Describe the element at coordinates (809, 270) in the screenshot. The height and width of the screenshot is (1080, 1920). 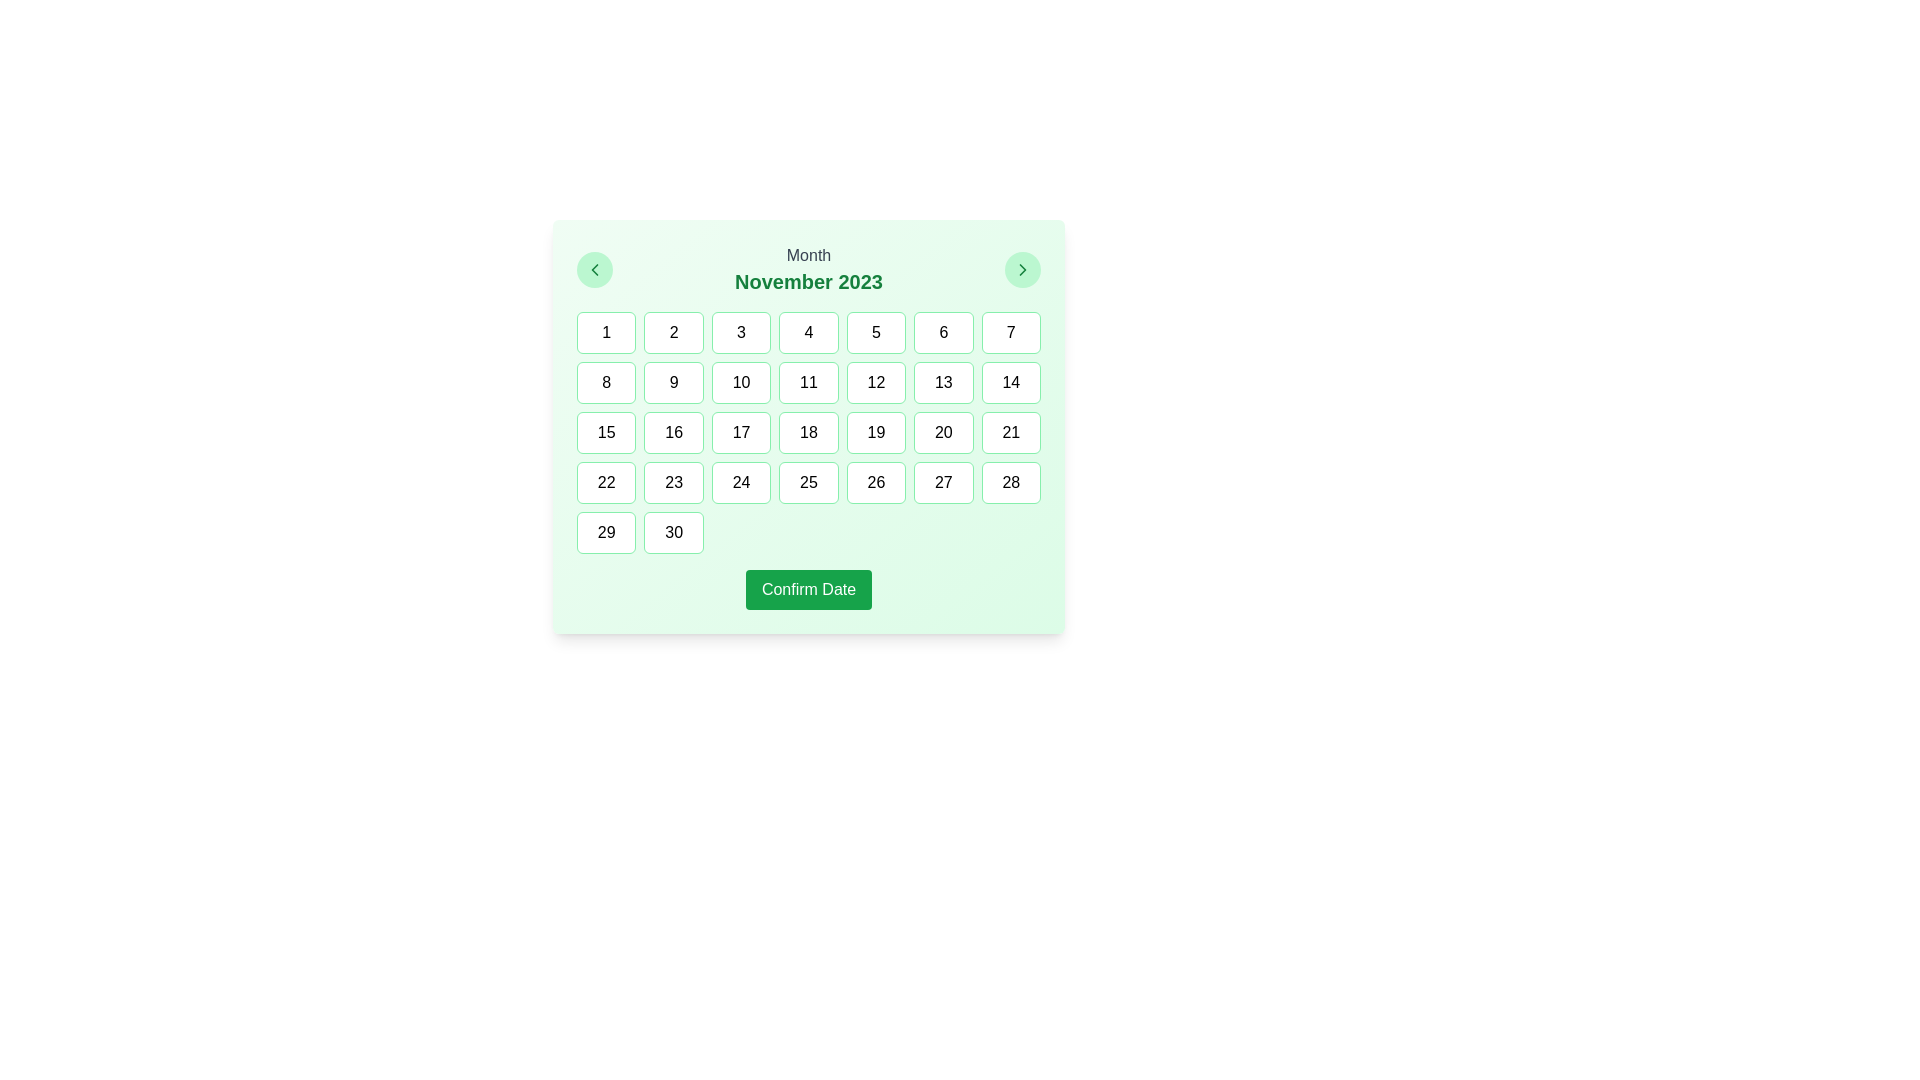
I see `text from the header element that displays 'Month' in grey and 'November 2023' in bold green, located at the top center of the calendar interface` at that location.